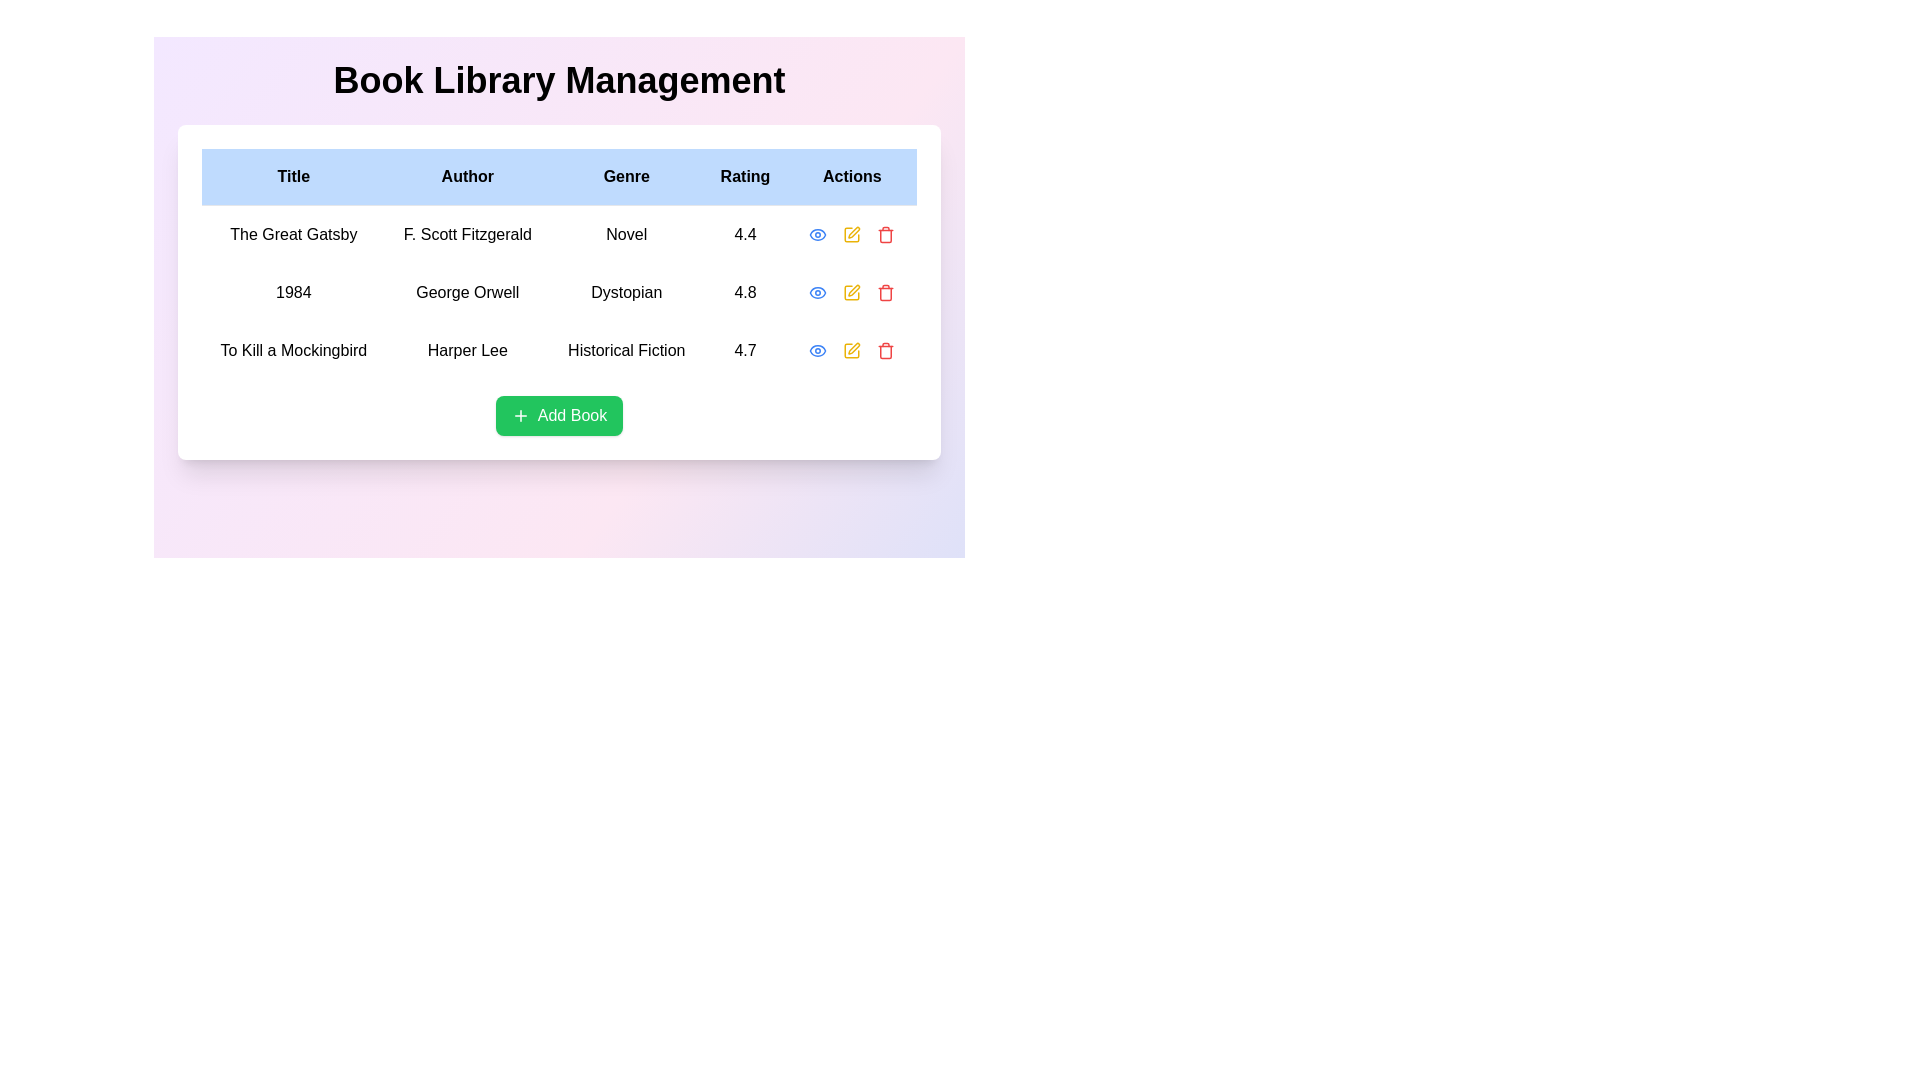 This screenshot has height=1080, width=1920. Describe the element at coordinates (466, 350) in the screenshot. I see `the static text label displaying 'Harper Lee' located in the 'Author' column of the table, which is positioned between the book title 'To Kill a Mockingbird' and the genre 'Historical Fiction'` at that location.